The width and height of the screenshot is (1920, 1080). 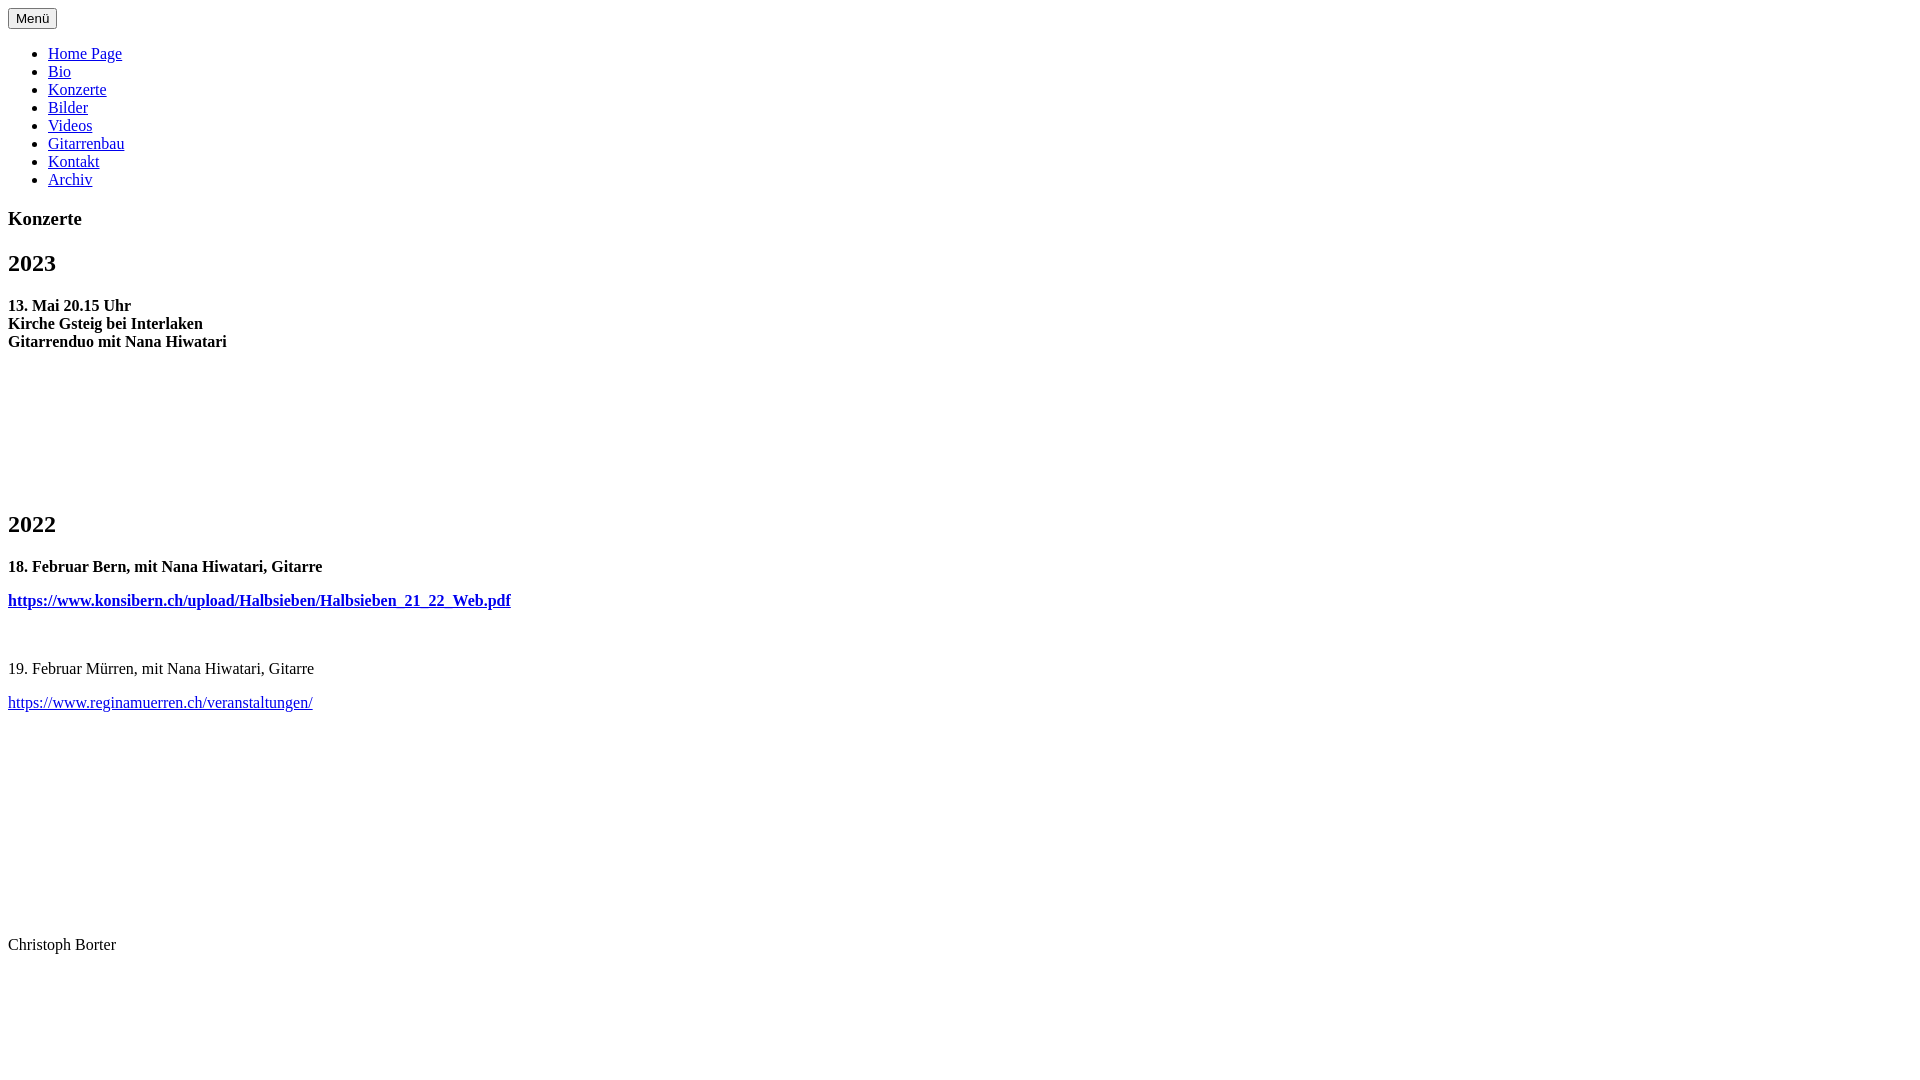 I want to click on 'Kontakt', so click(x=73, y=160).